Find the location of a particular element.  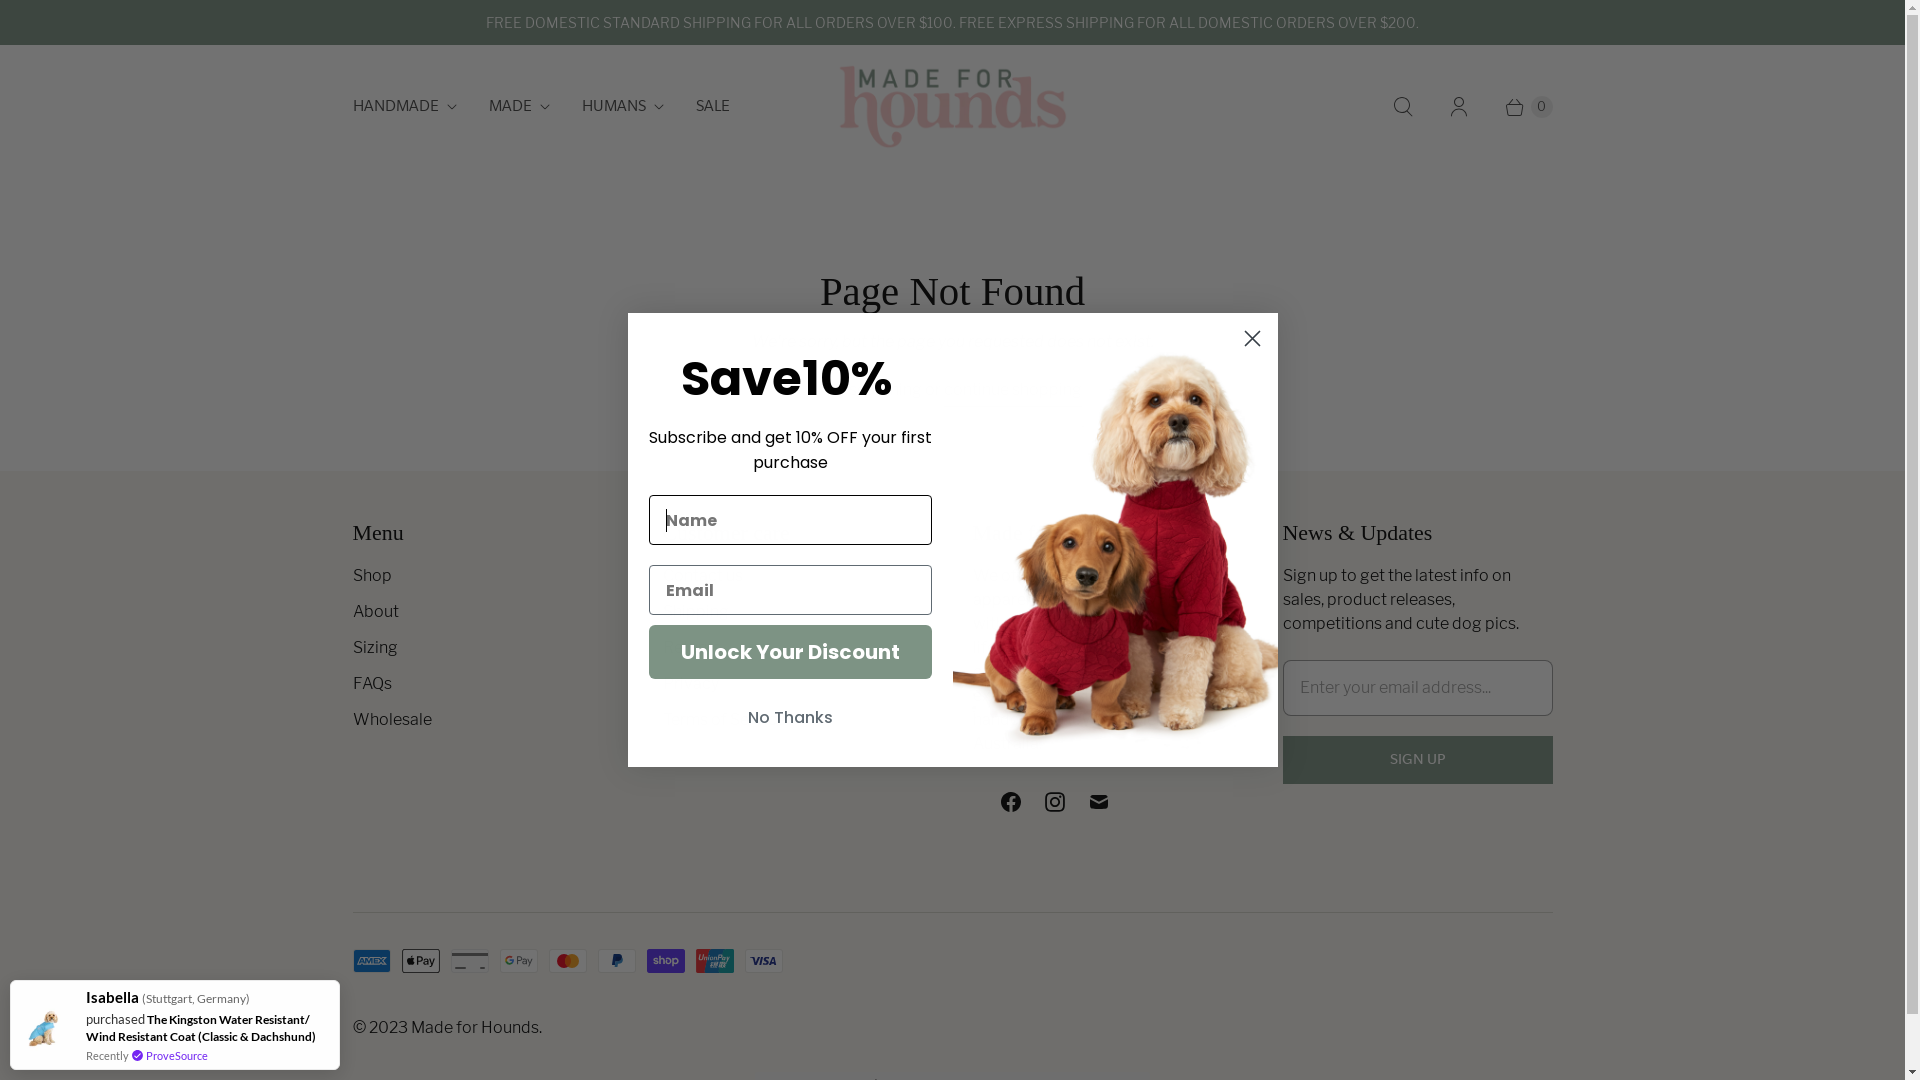

'0' is located at coordinates (1518, 107).